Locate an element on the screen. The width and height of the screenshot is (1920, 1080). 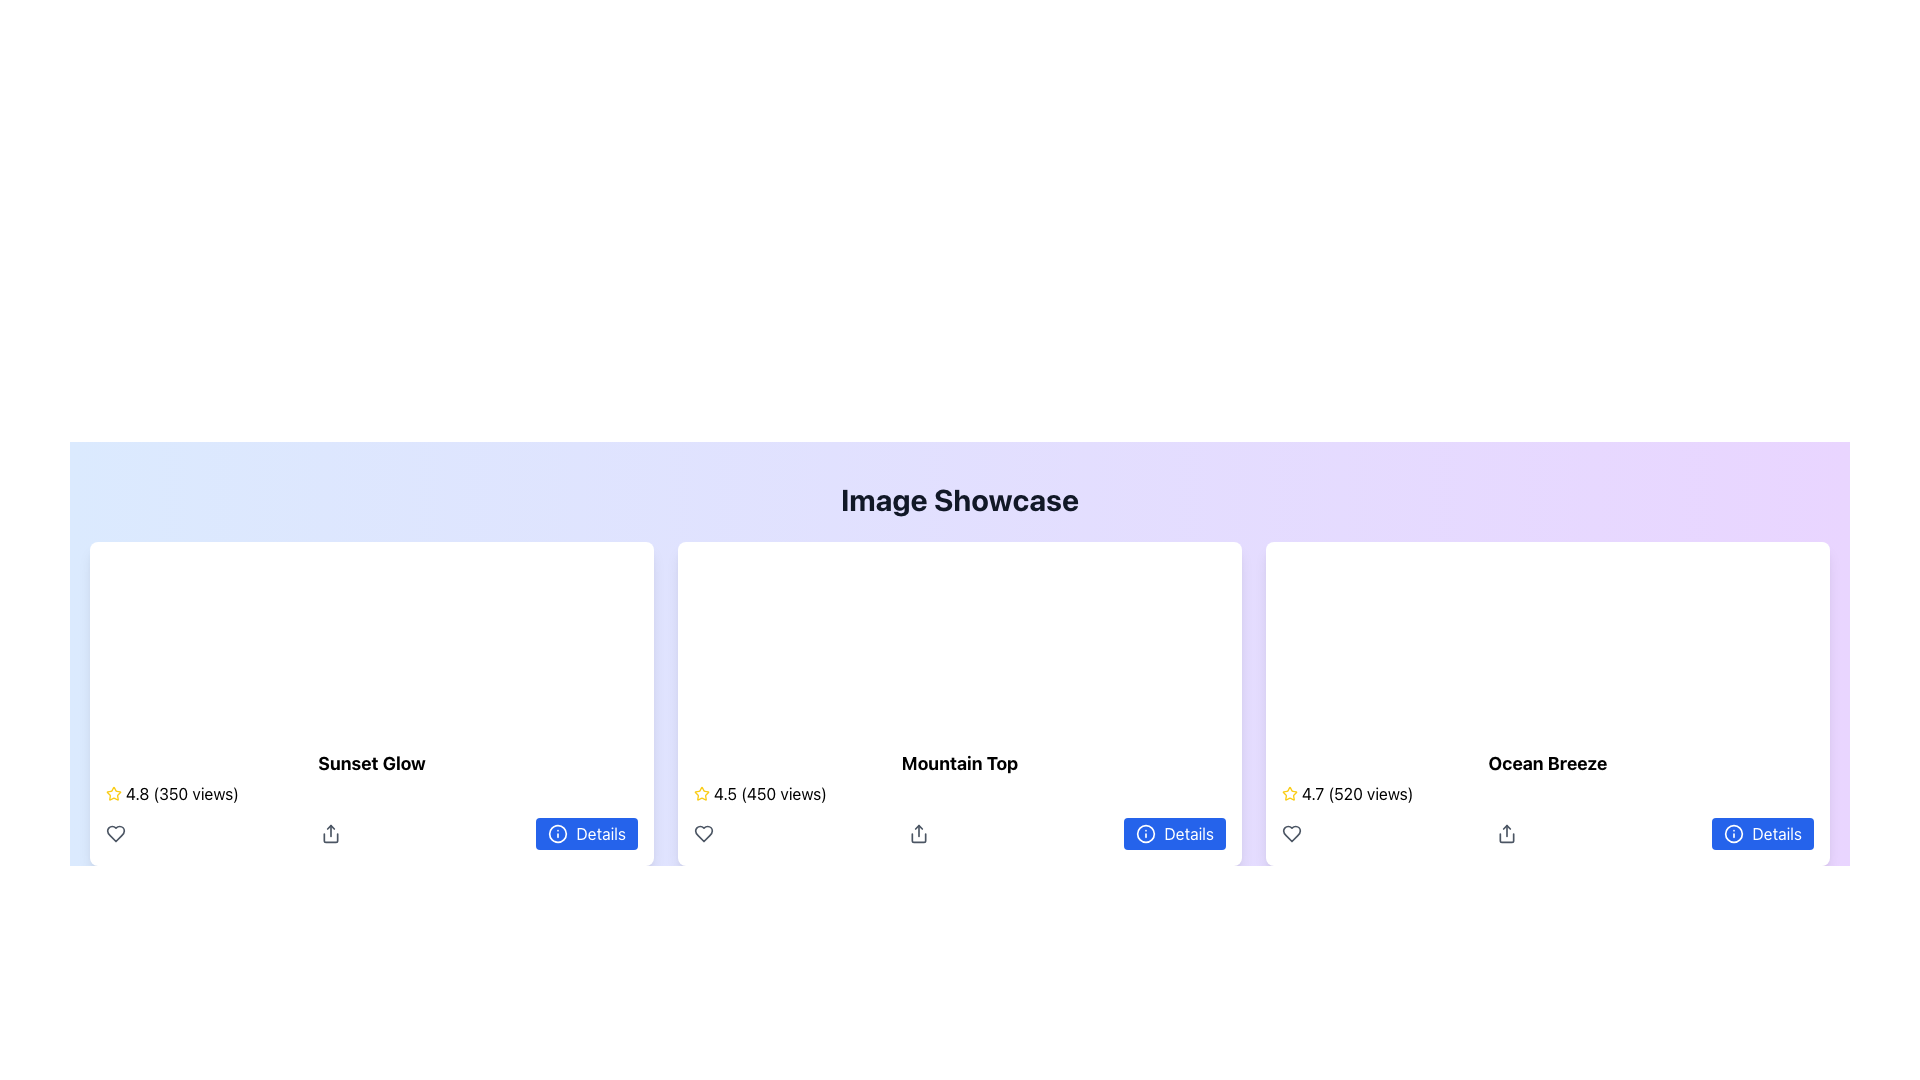
the share button located below the title 'Mountain Top', positioned to the right of the heart-shaped icon and above the 'Details' button is located at coordinates (918, 833).